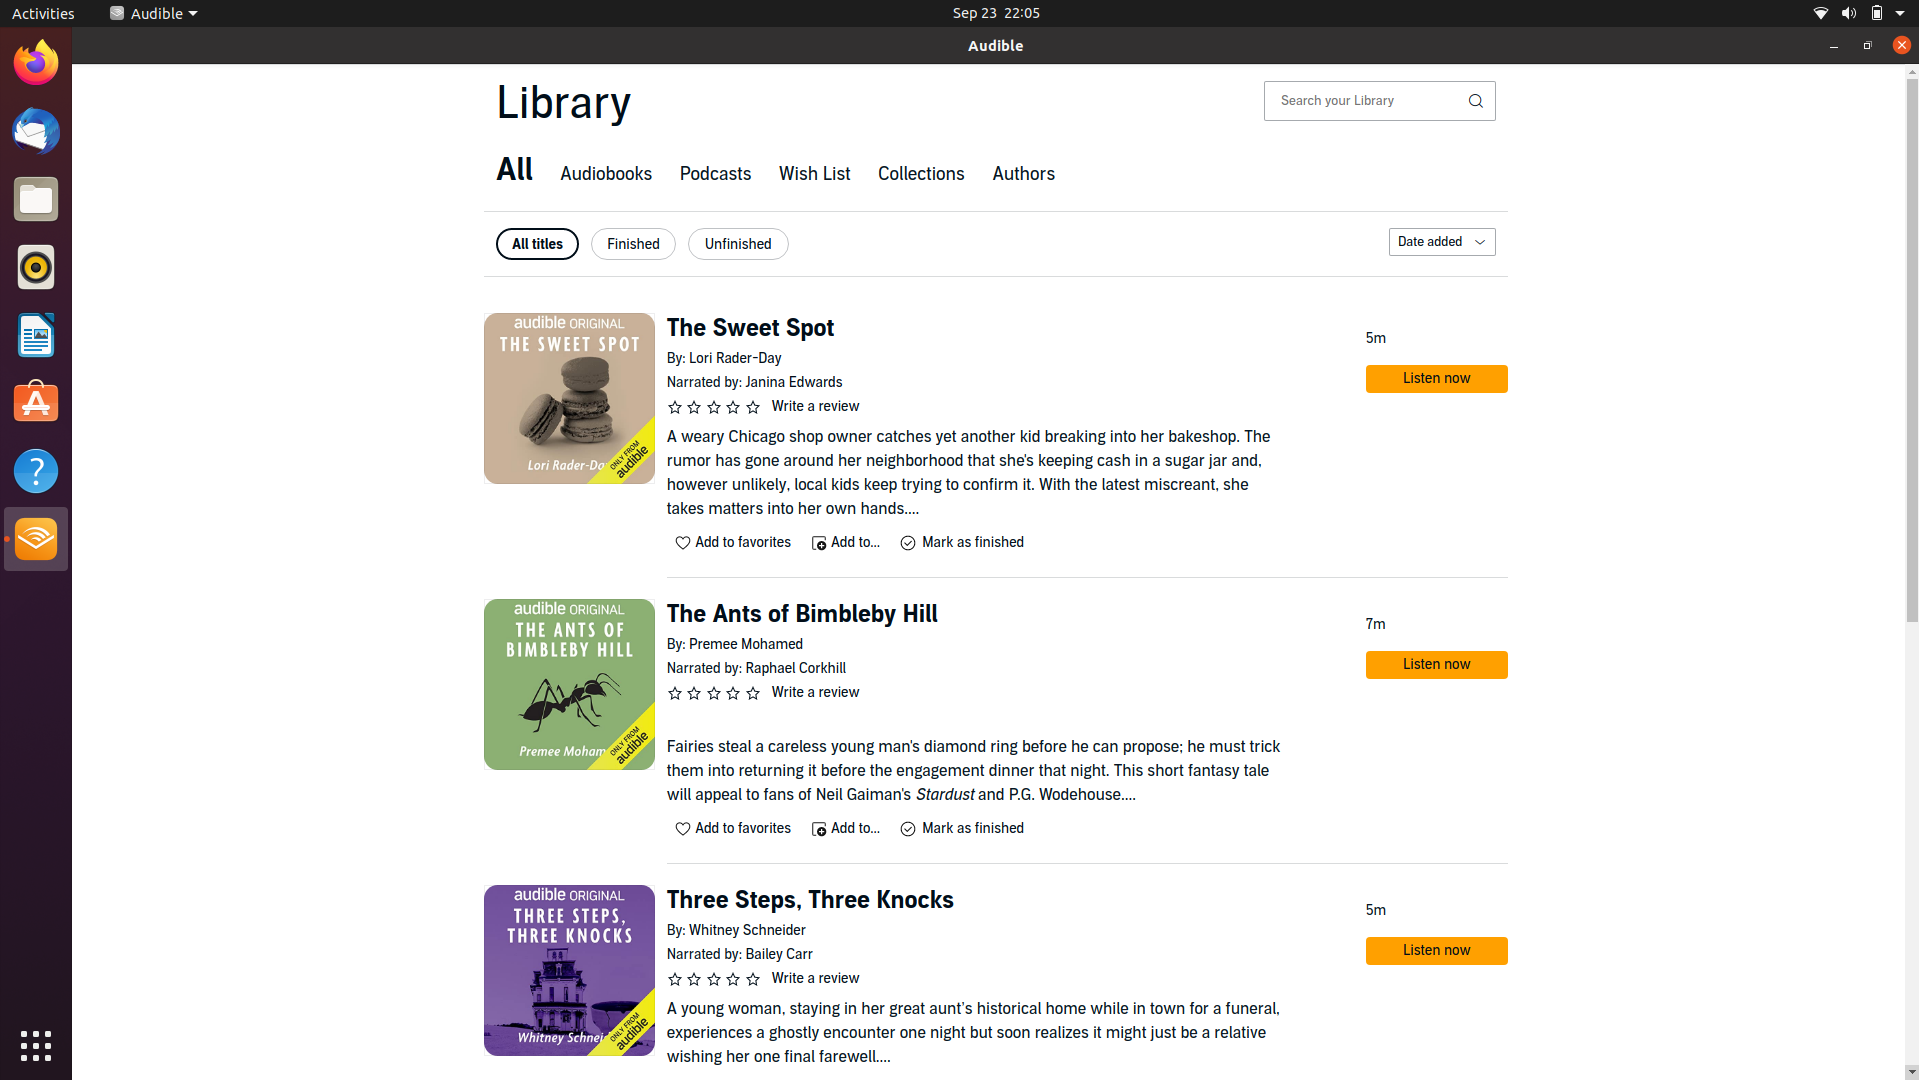 The width and height of the screenshot is (1919, 1080). I want to click on Add "Ants of Bimbleby Hill" to favourites, so click(733, 828).